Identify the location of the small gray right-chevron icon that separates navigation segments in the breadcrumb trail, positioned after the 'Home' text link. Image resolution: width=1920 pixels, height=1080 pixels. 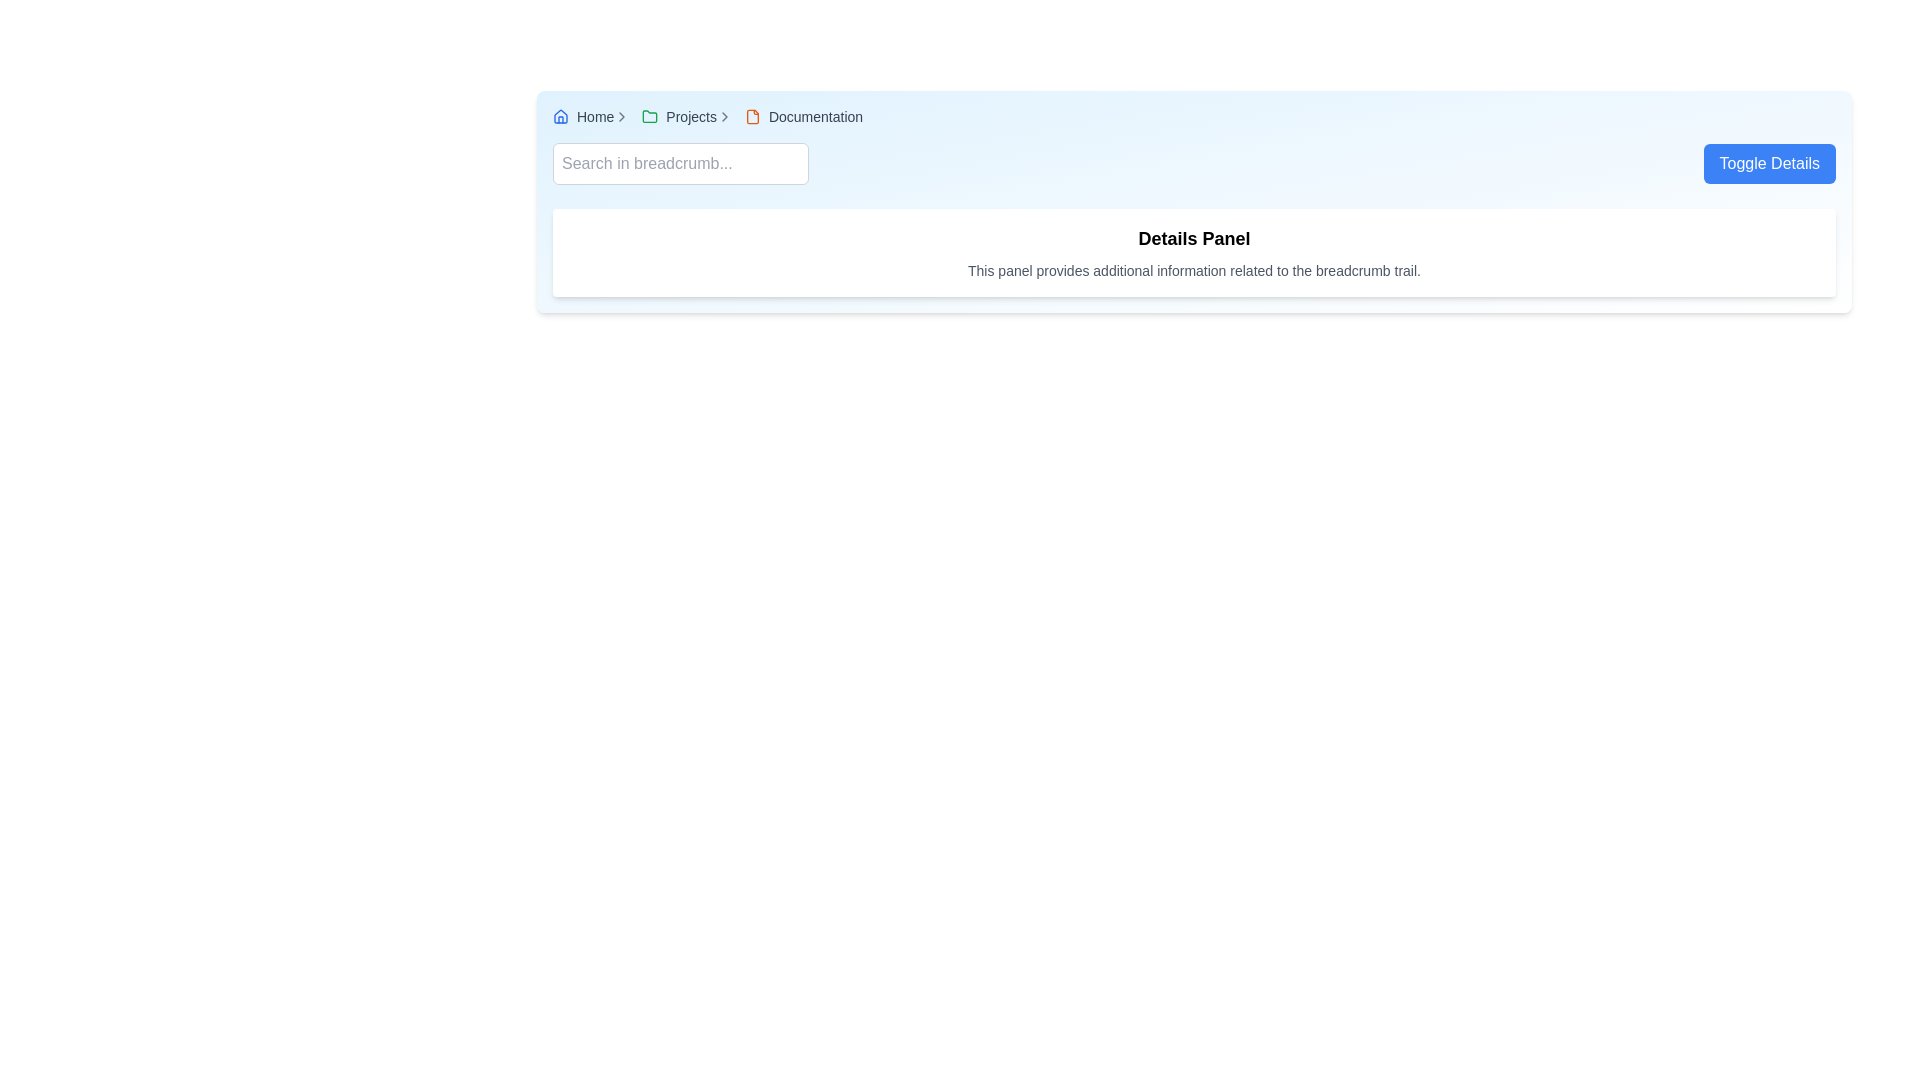
(621, 116).